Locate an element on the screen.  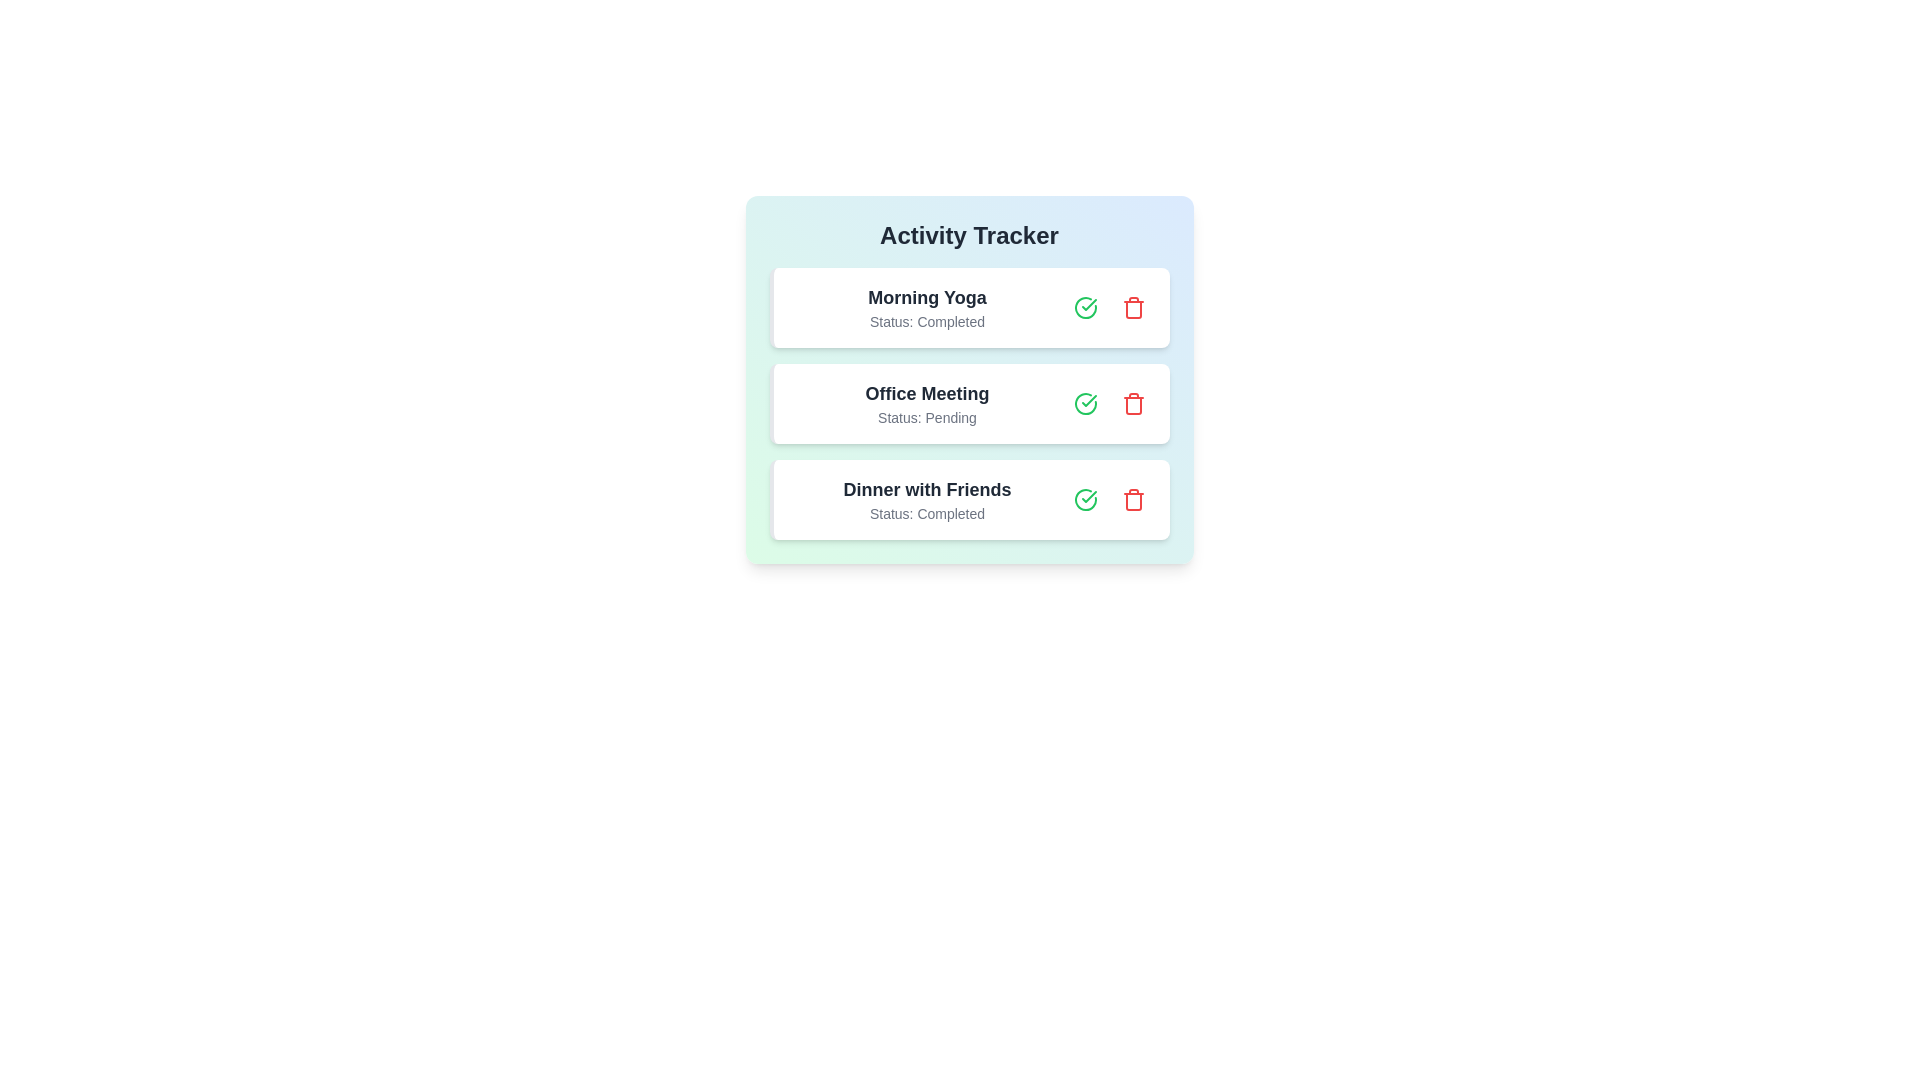
trash can button to remove the activity Dinner with Friends is located at coordinates (1133, 499).